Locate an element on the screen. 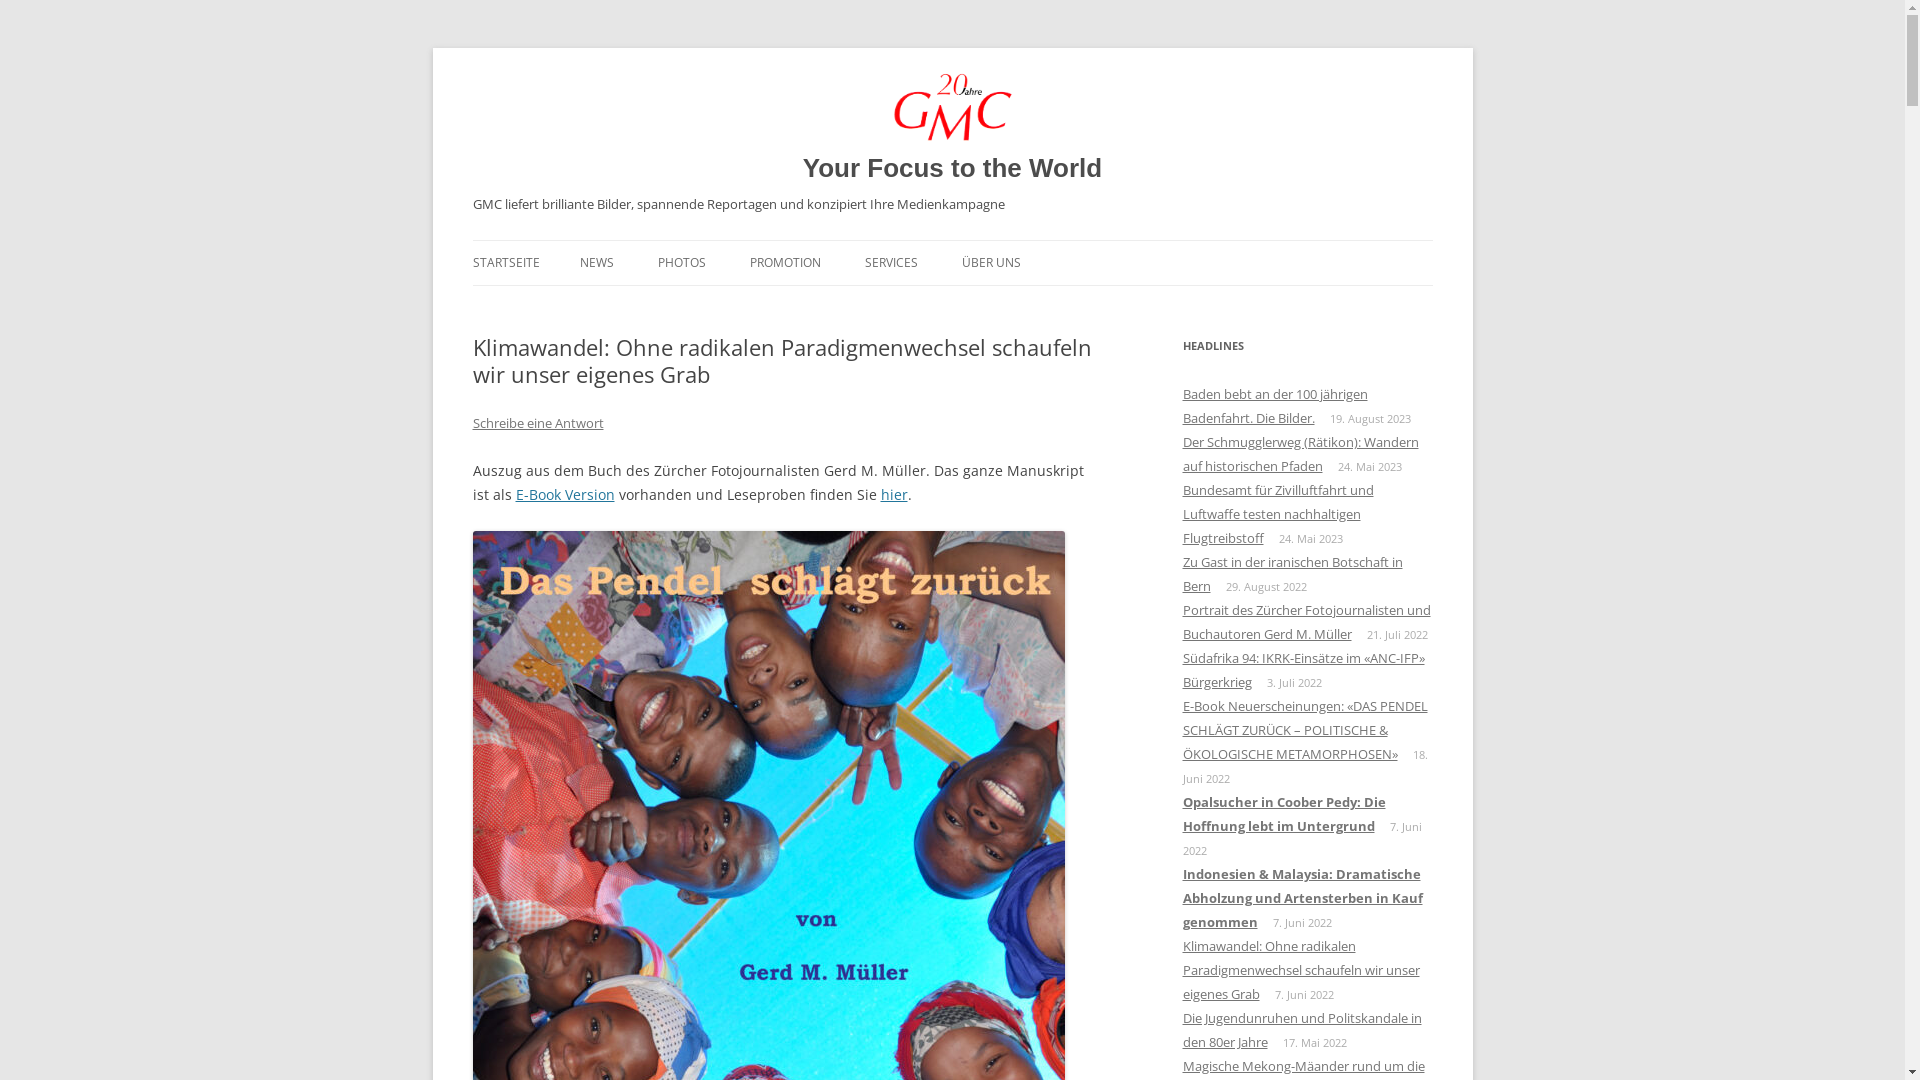  'hier' is located at coordinates (892, 494).